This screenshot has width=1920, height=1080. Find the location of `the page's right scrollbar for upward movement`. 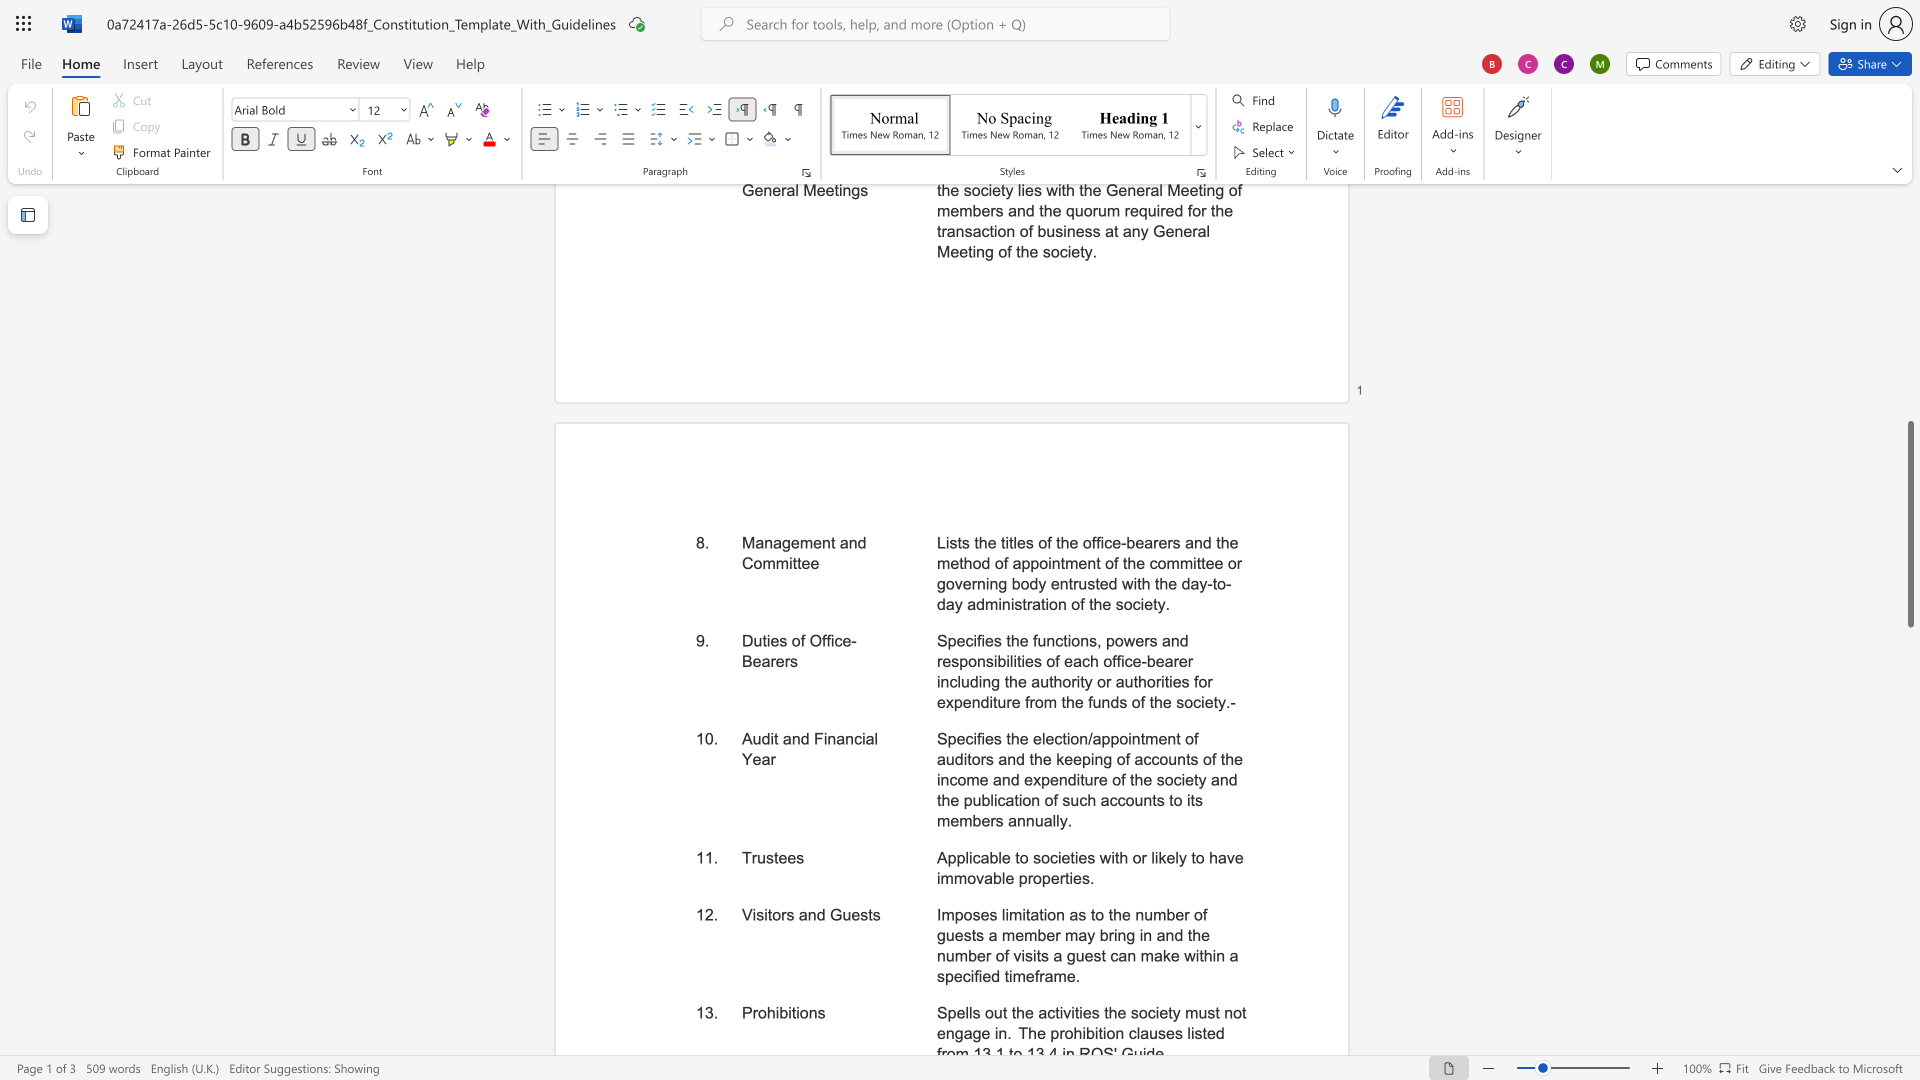

the page's right scrollbar for upward movement is located at coordinates (1909, 389).